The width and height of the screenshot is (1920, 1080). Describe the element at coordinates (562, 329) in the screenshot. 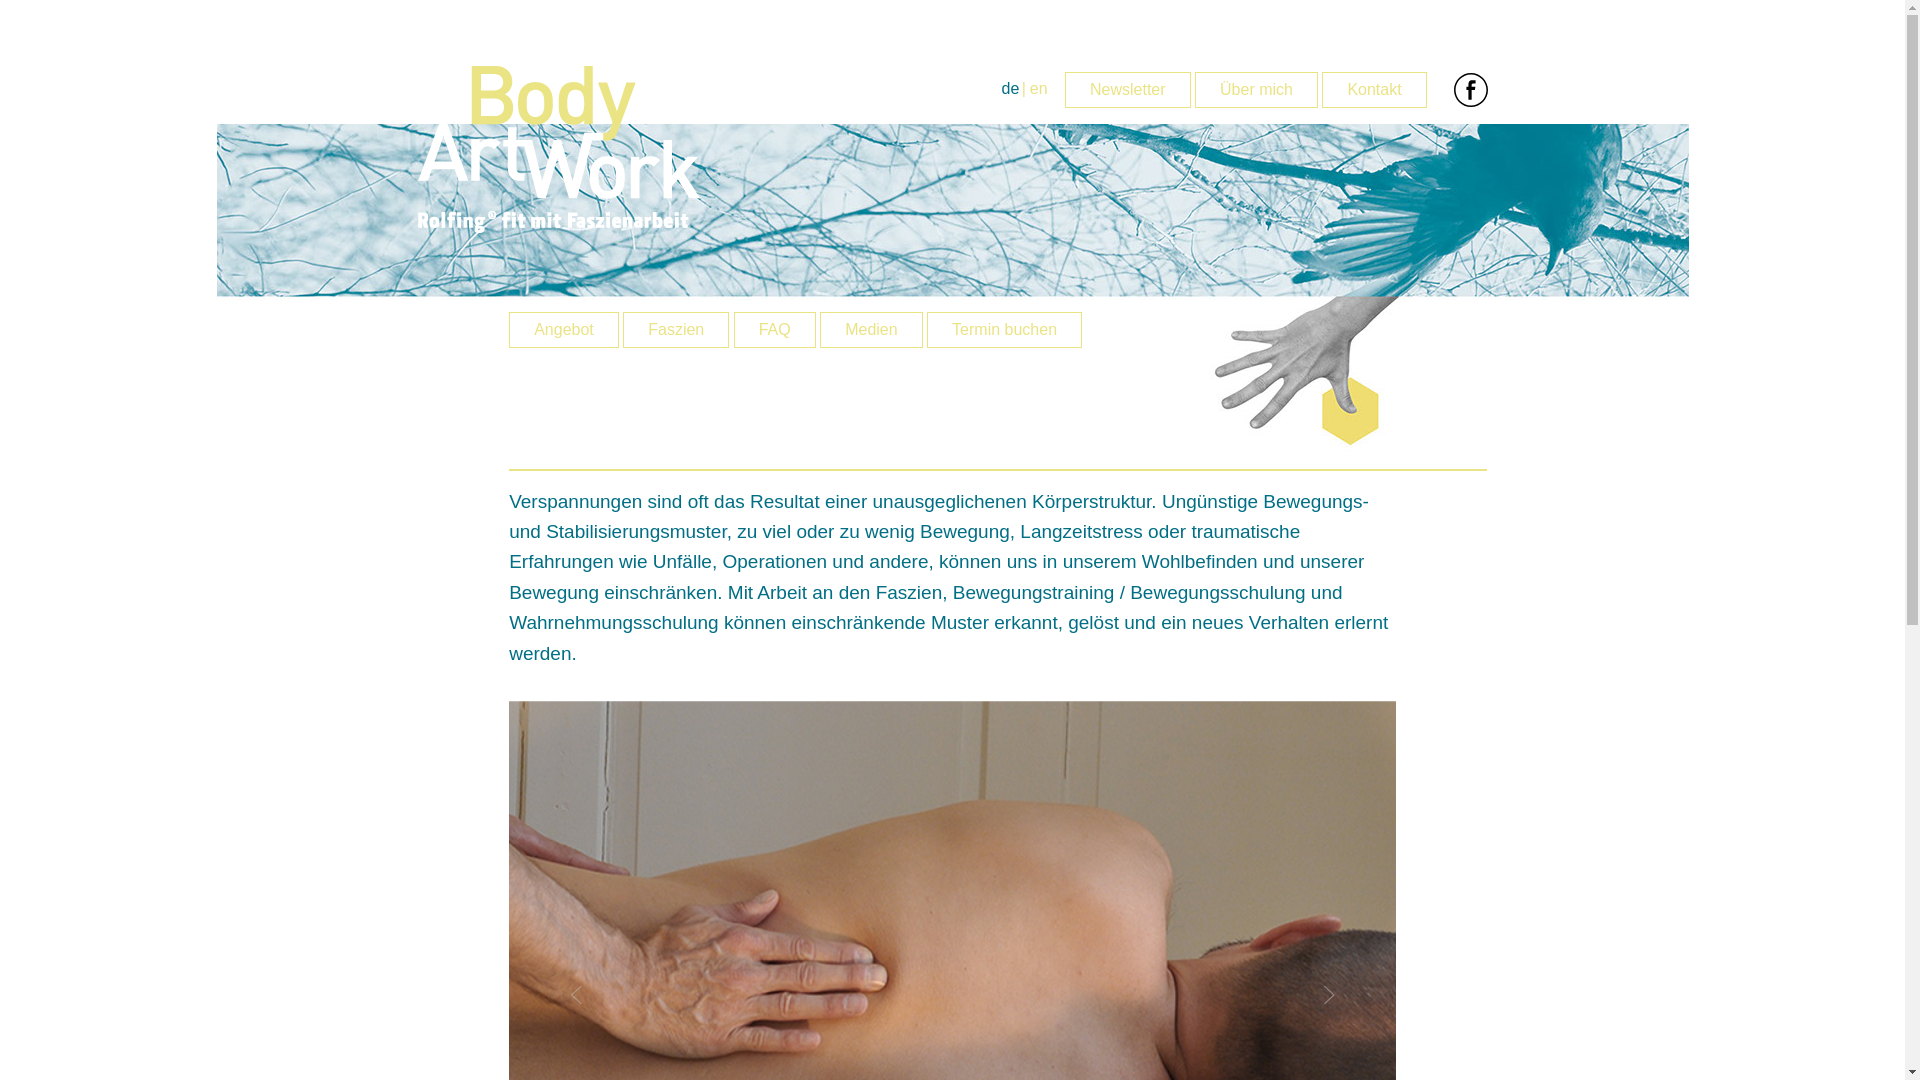

I see `'Angebot'` at that location.